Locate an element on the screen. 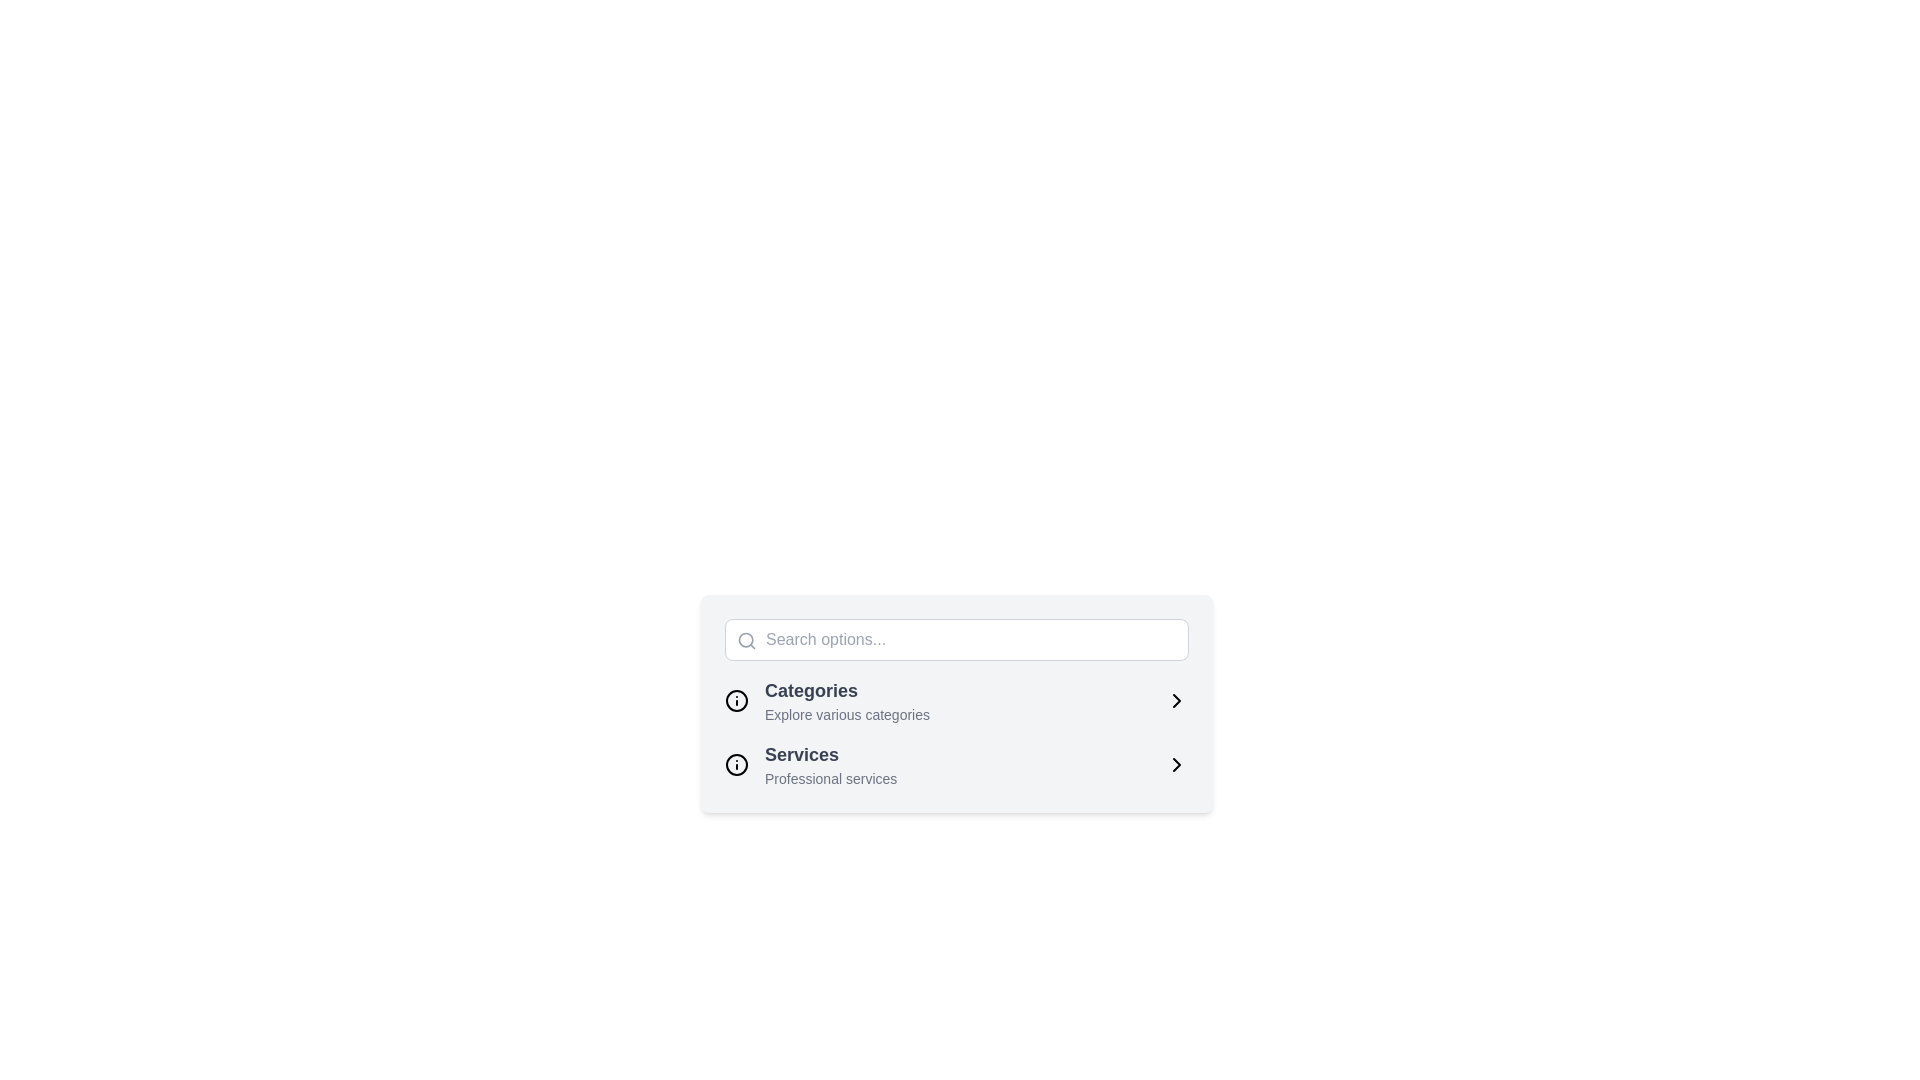 Image resolution: width=1920 pixels, height=1080 pixels. the central circle of the 'info' styled icon for the 'Services' section, which is represented as a circular shape with a stroke outline is located at coordinates (736, 764).